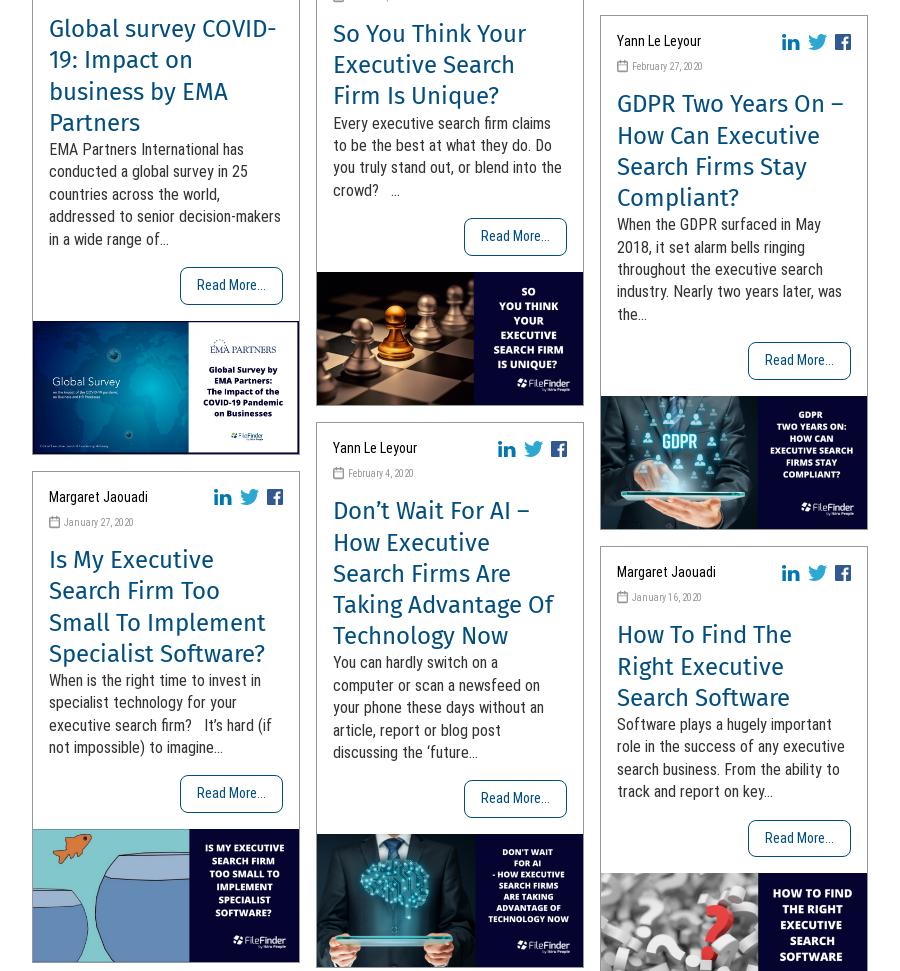 The image size is (900, 971). Describe the element at coordinates (164, 193) in the screenshot. I see `'EMA Partners International has conducted a global survey in 25 countries across the world, addressed to senior decision-makers in a wide range of...'` at that location.